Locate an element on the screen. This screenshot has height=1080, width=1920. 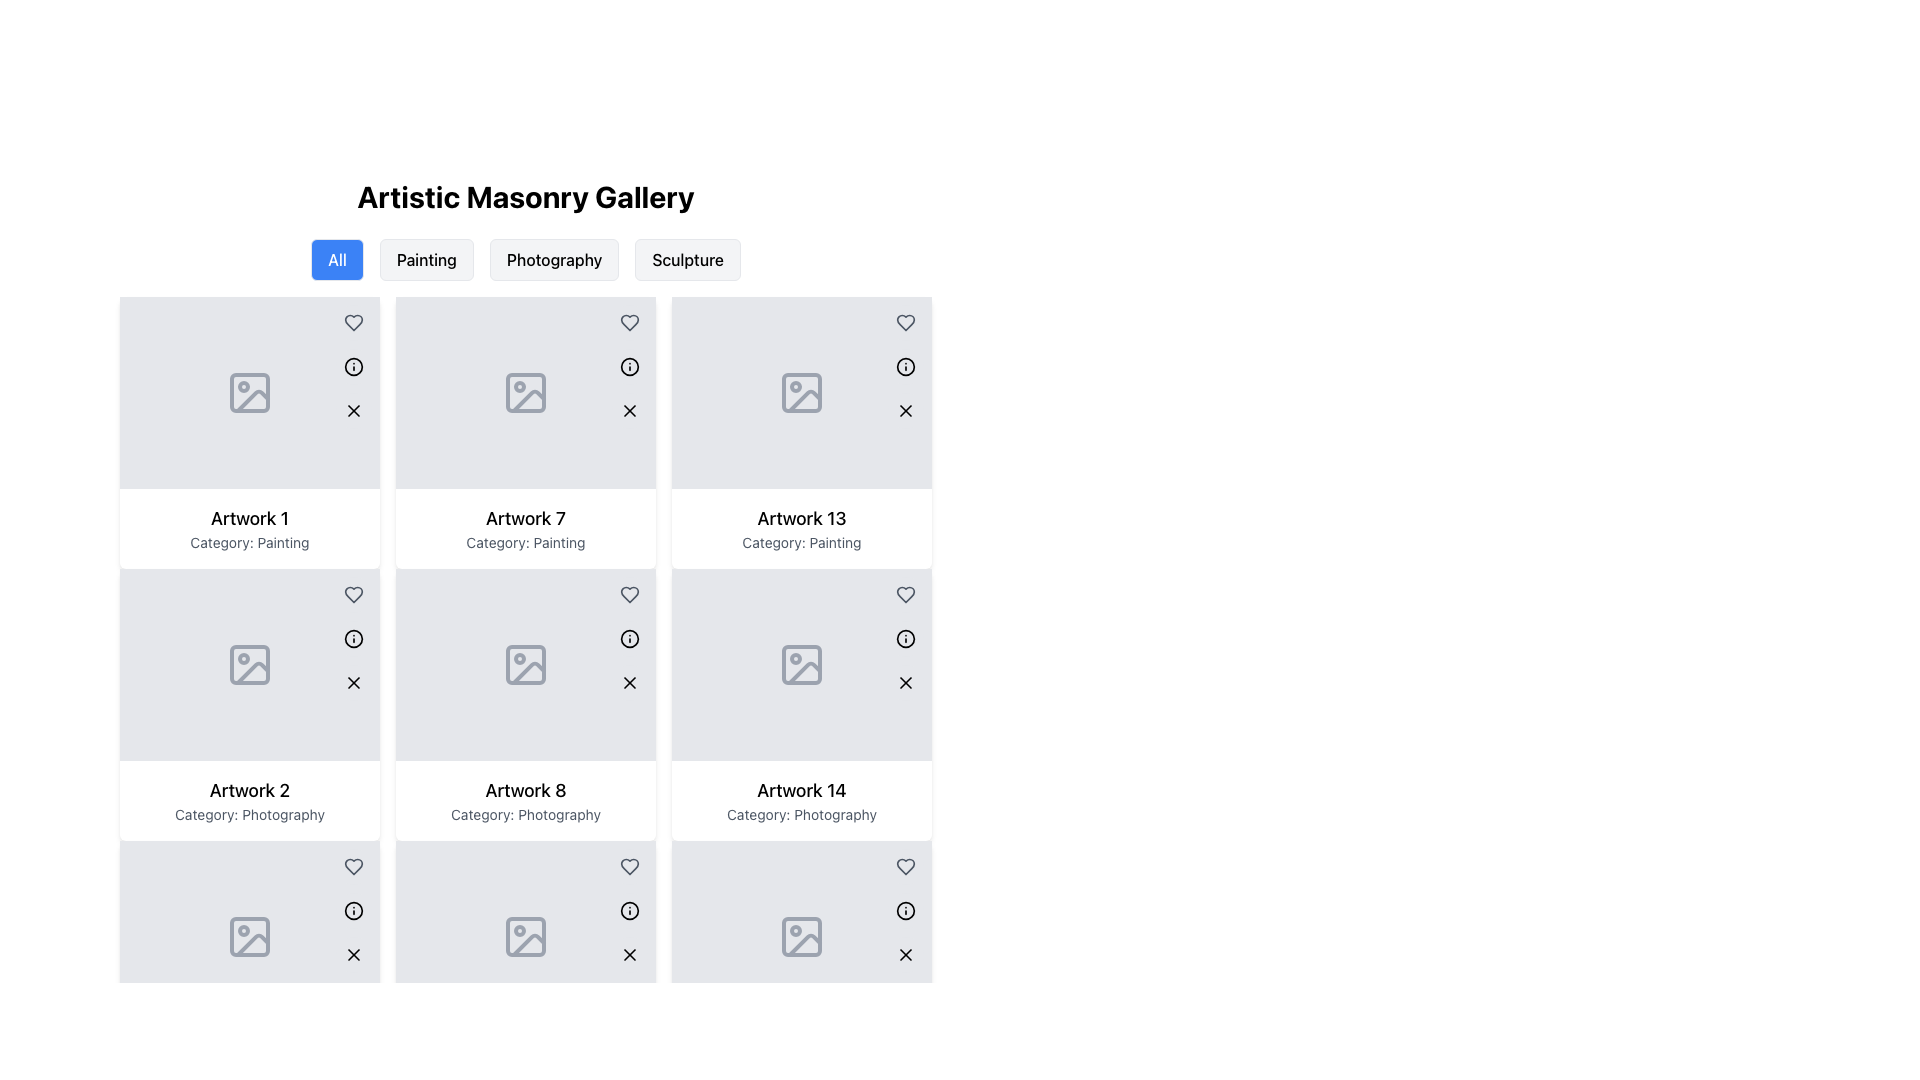
the visual placeholder for artwork located in the fourth row and second column of the artistic gallery grid layout is located at coordinates (801, 664).